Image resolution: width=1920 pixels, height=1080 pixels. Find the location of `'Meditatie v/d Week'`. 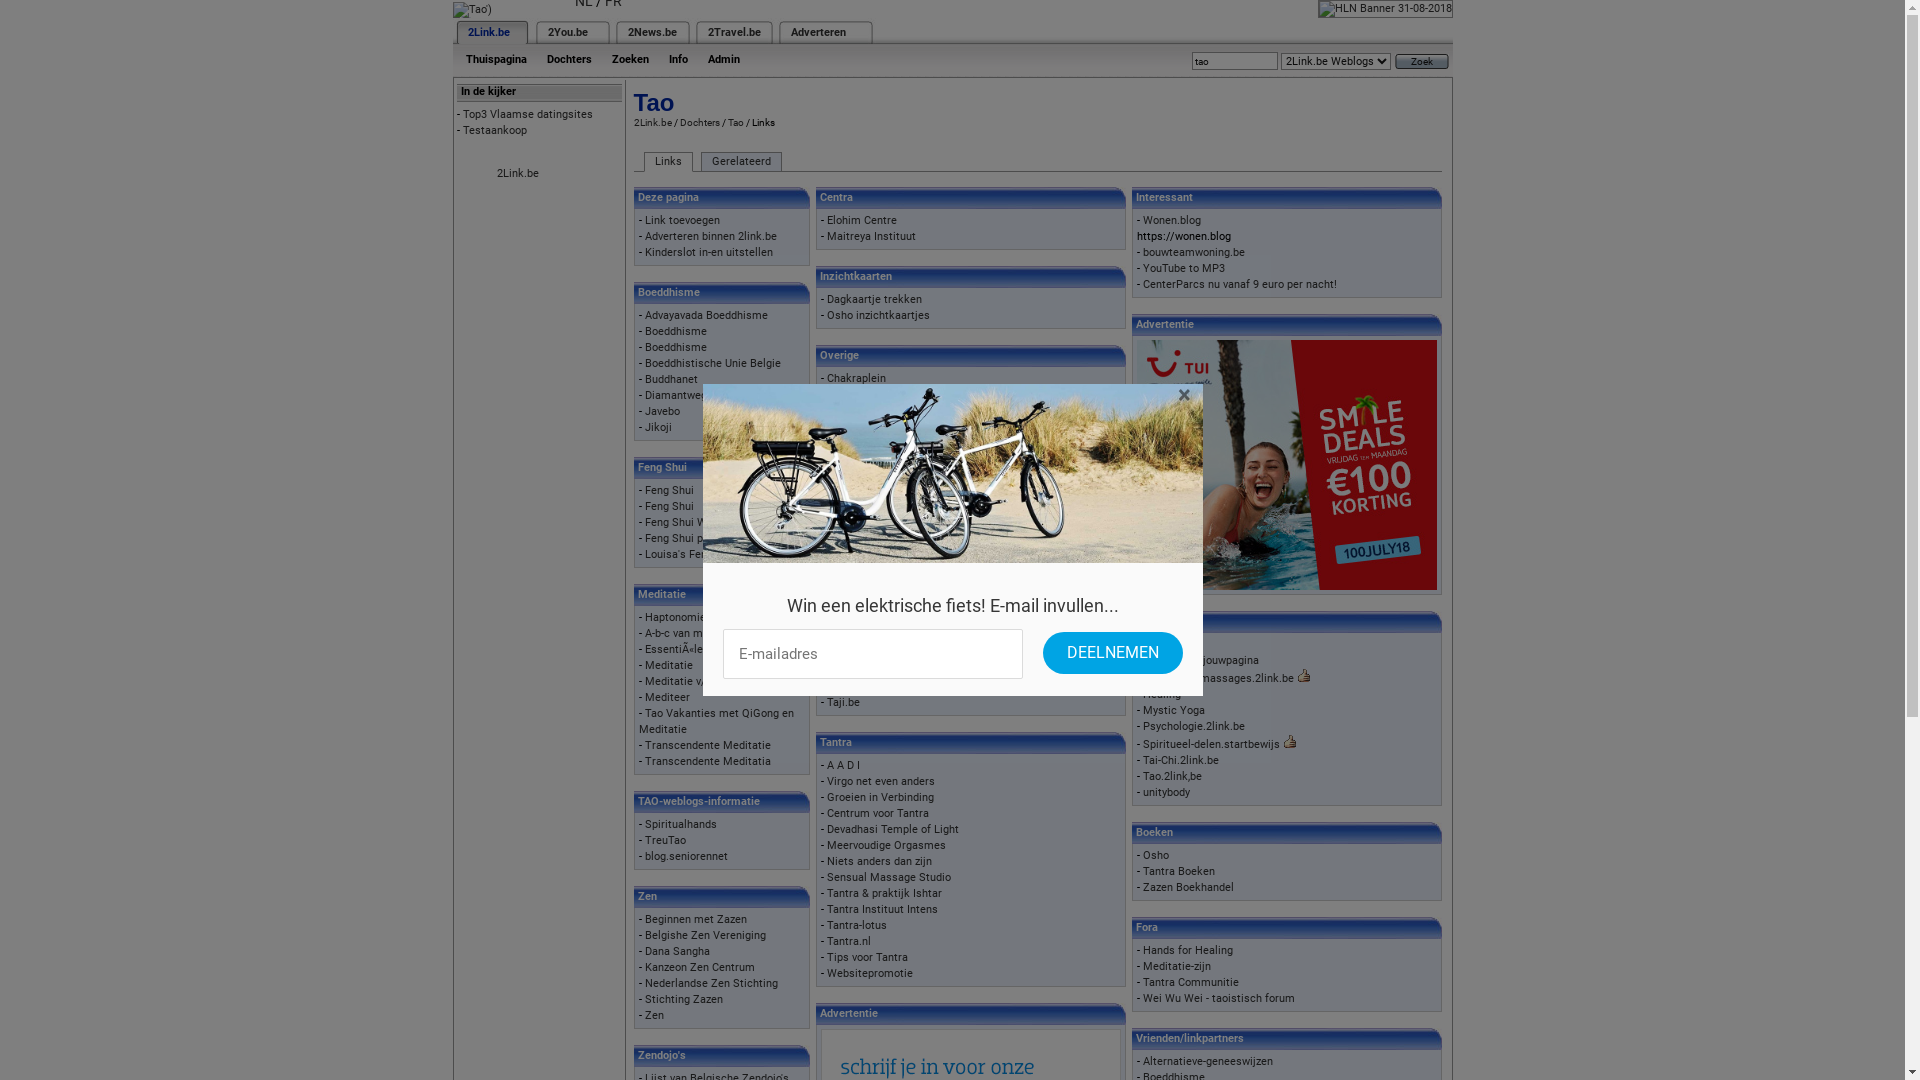

'Meditatie v/d Week' is located at coordinates (643, 680).